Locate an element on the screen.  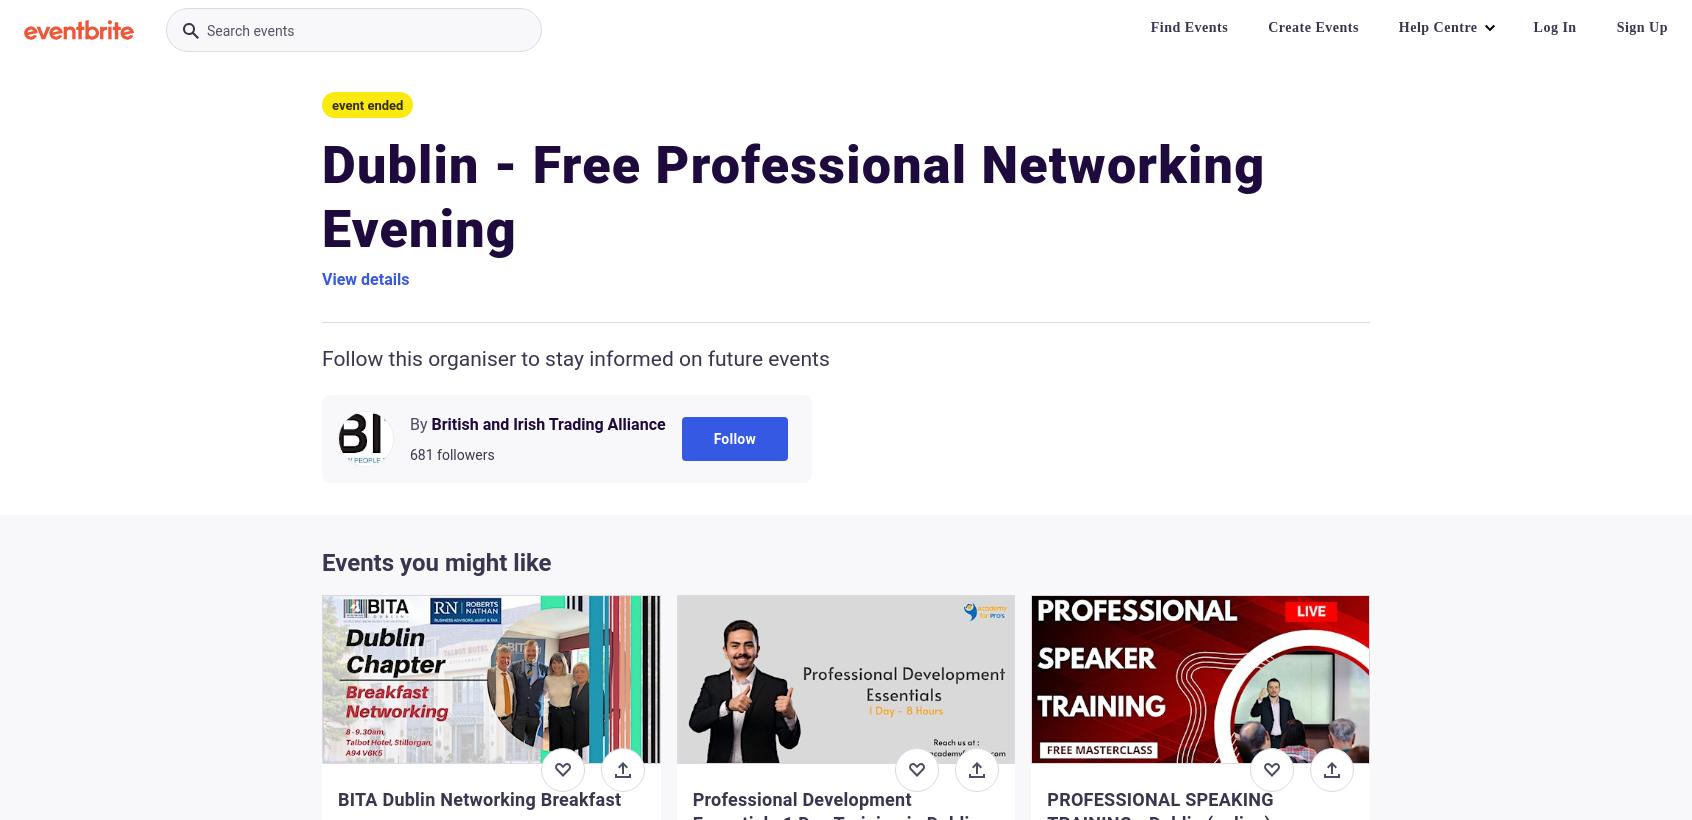
'Search events' is located at coordinates (250, 29).